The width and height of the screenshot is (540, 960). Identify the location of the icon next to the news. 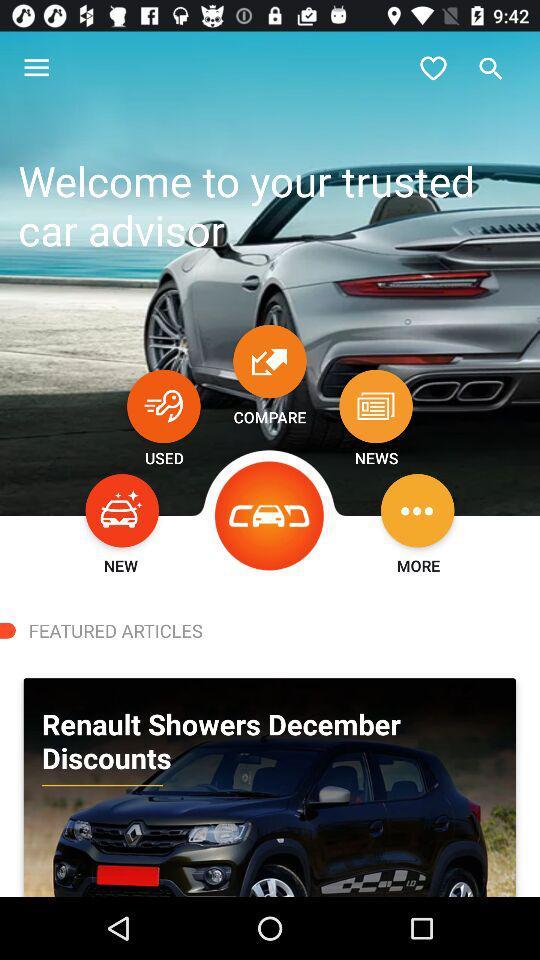
(270, 515).